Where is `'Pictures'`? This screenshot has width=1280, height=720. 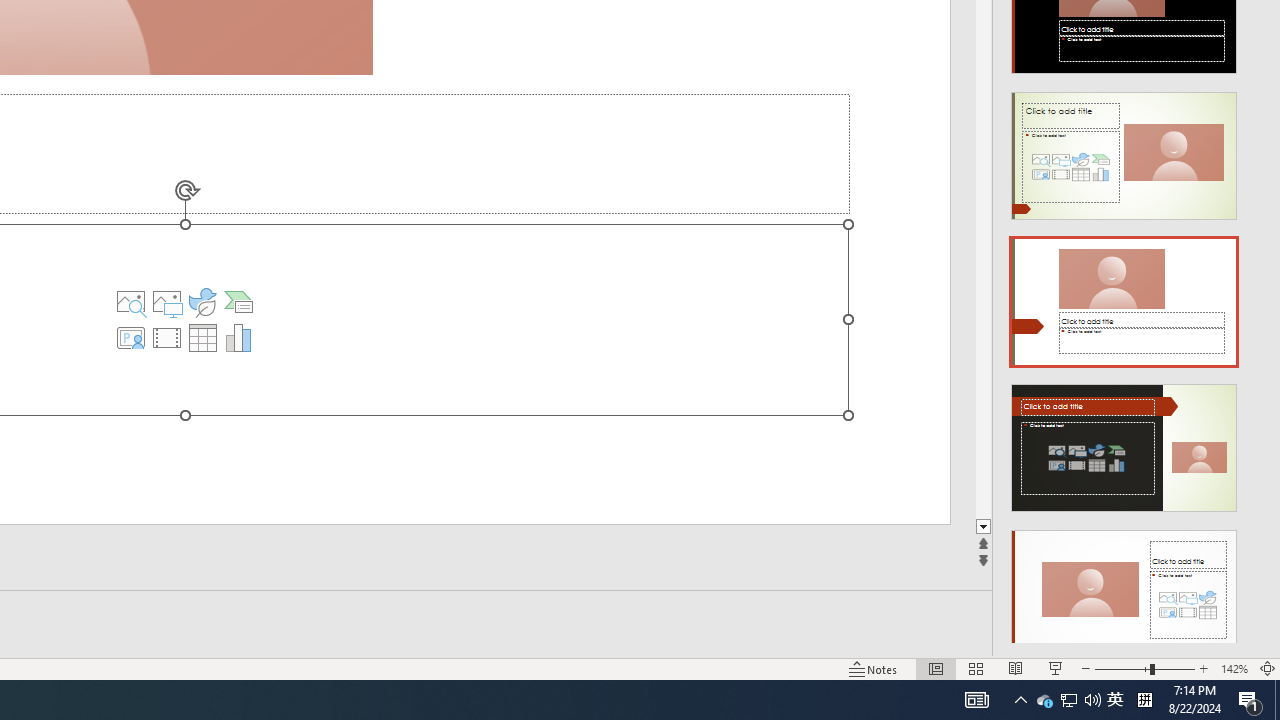
'Pictures' is located at coordinates (202, 302).